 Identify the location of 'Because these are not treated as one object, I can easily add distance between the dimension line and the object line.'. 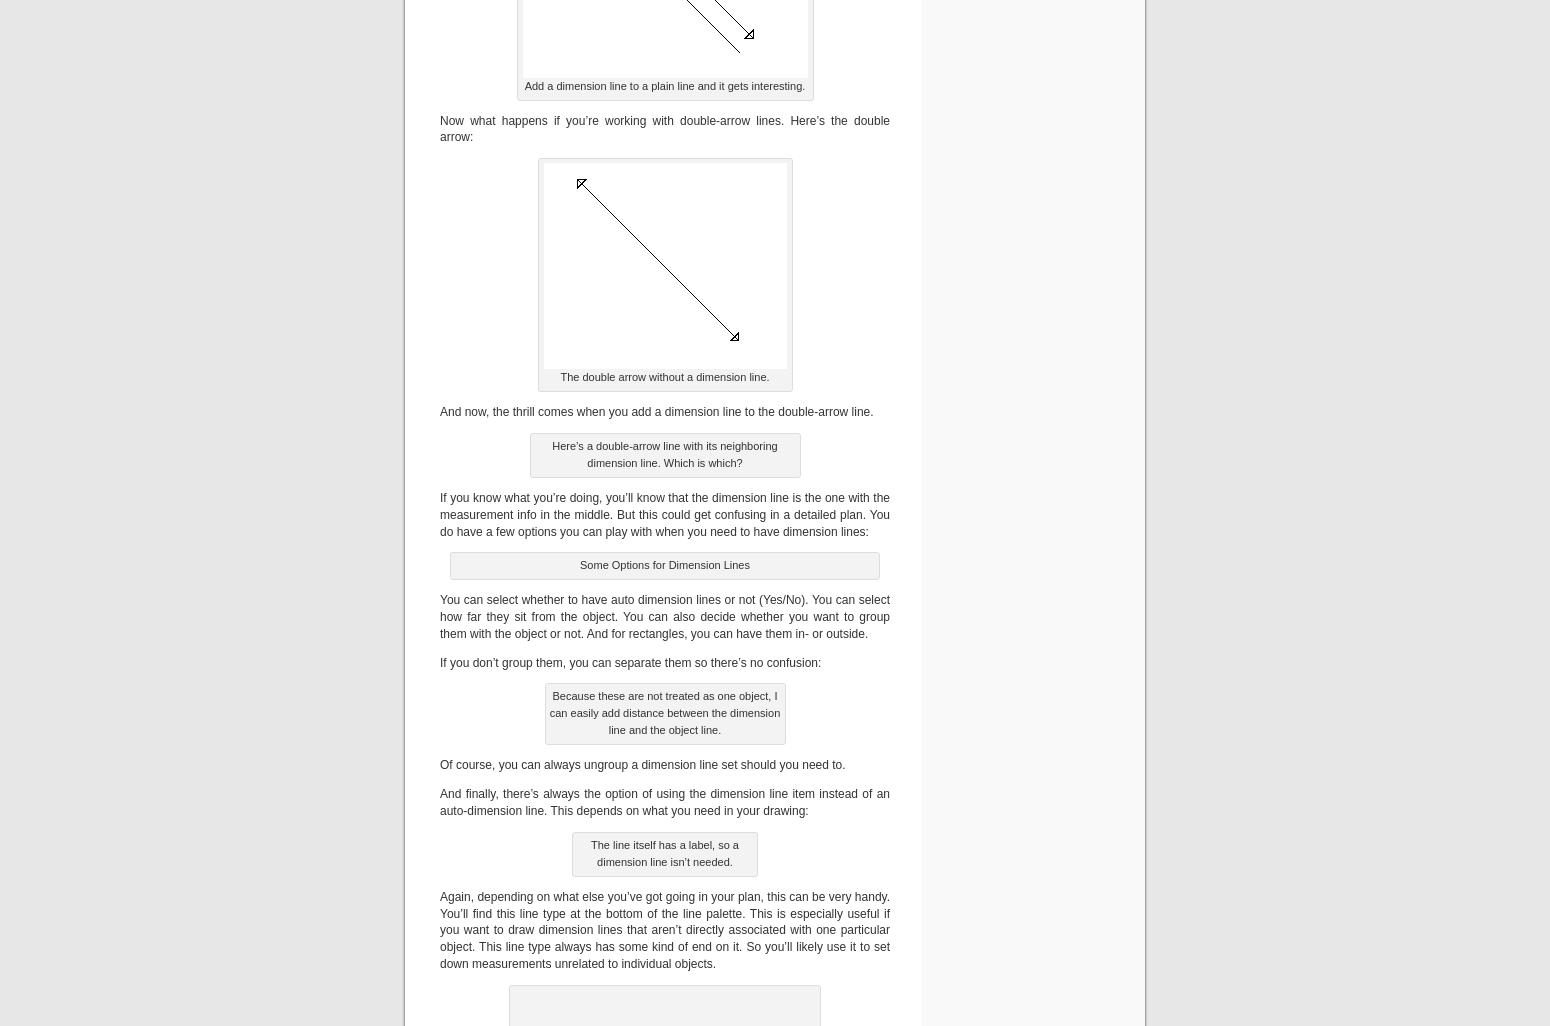
(549, 711).